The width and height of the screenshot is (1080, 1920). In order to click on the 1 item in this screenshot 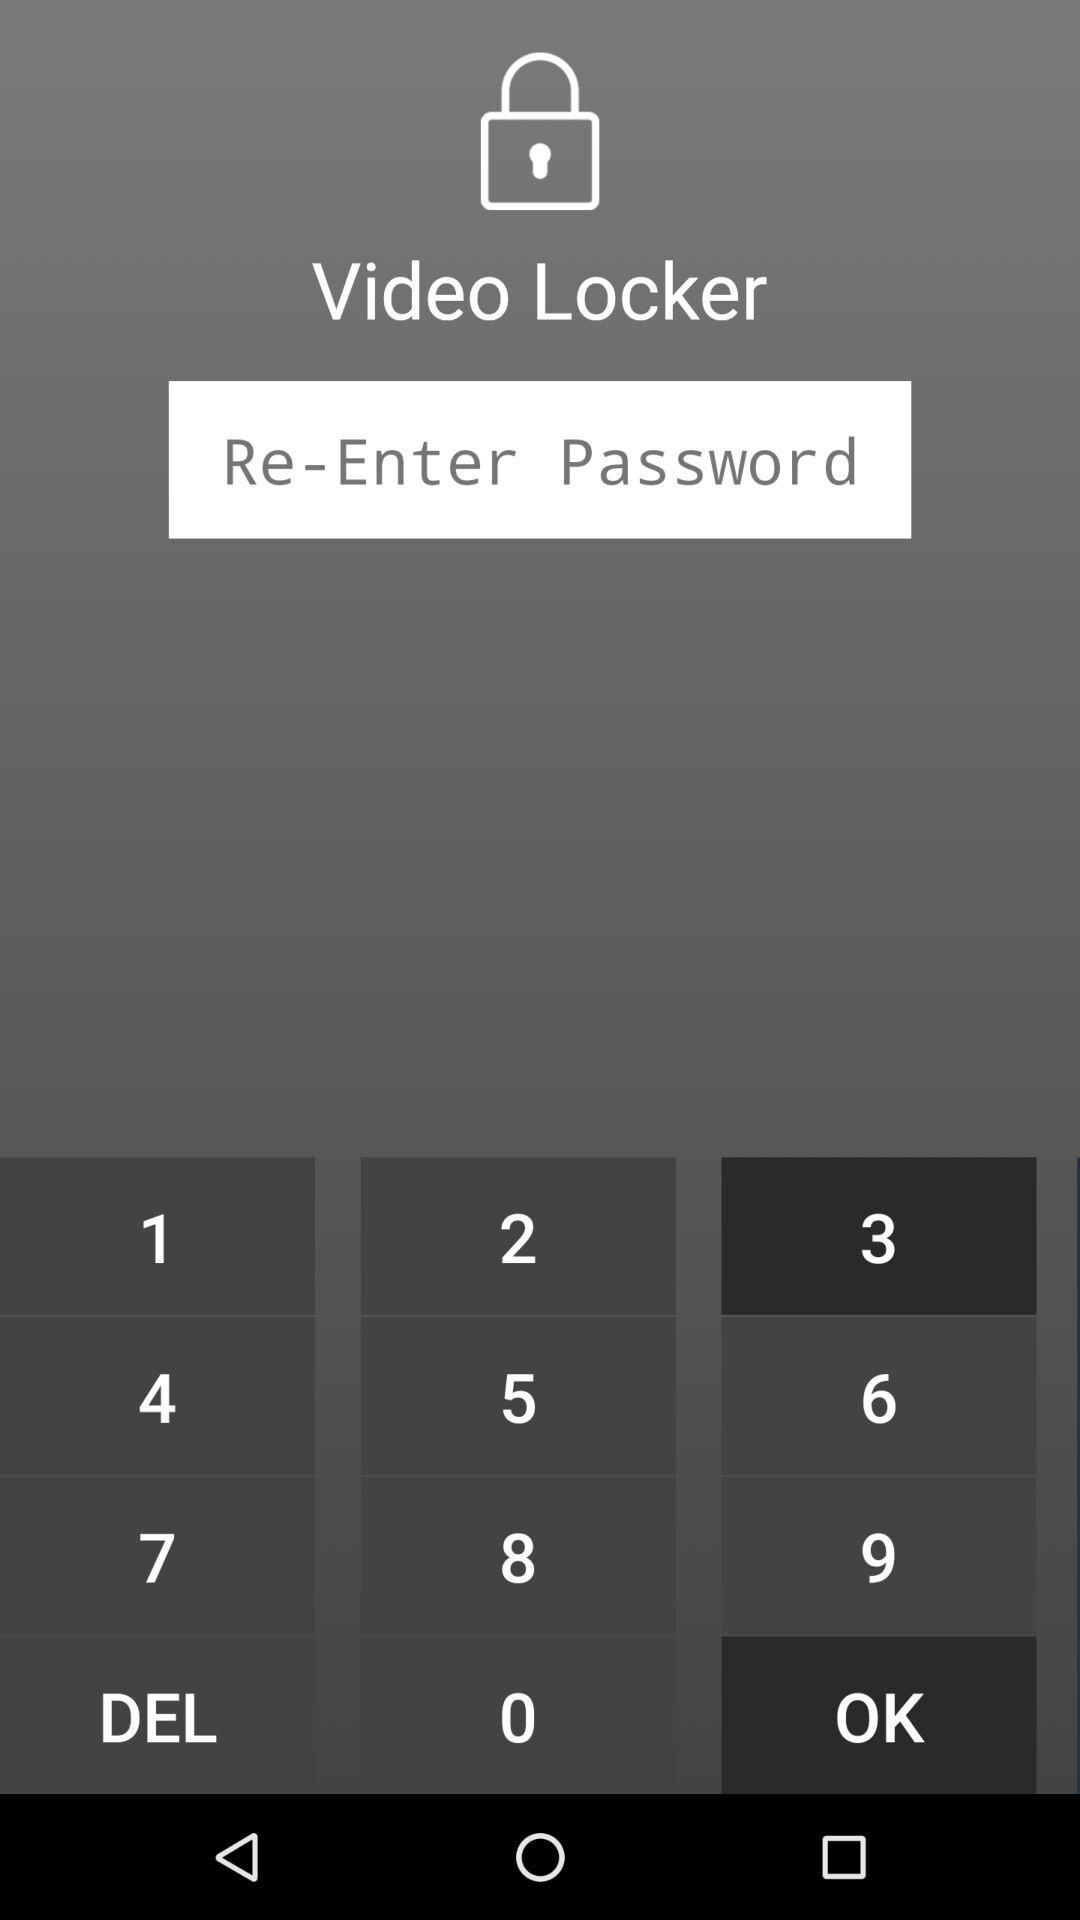, I will do `click(156, 1235)`.